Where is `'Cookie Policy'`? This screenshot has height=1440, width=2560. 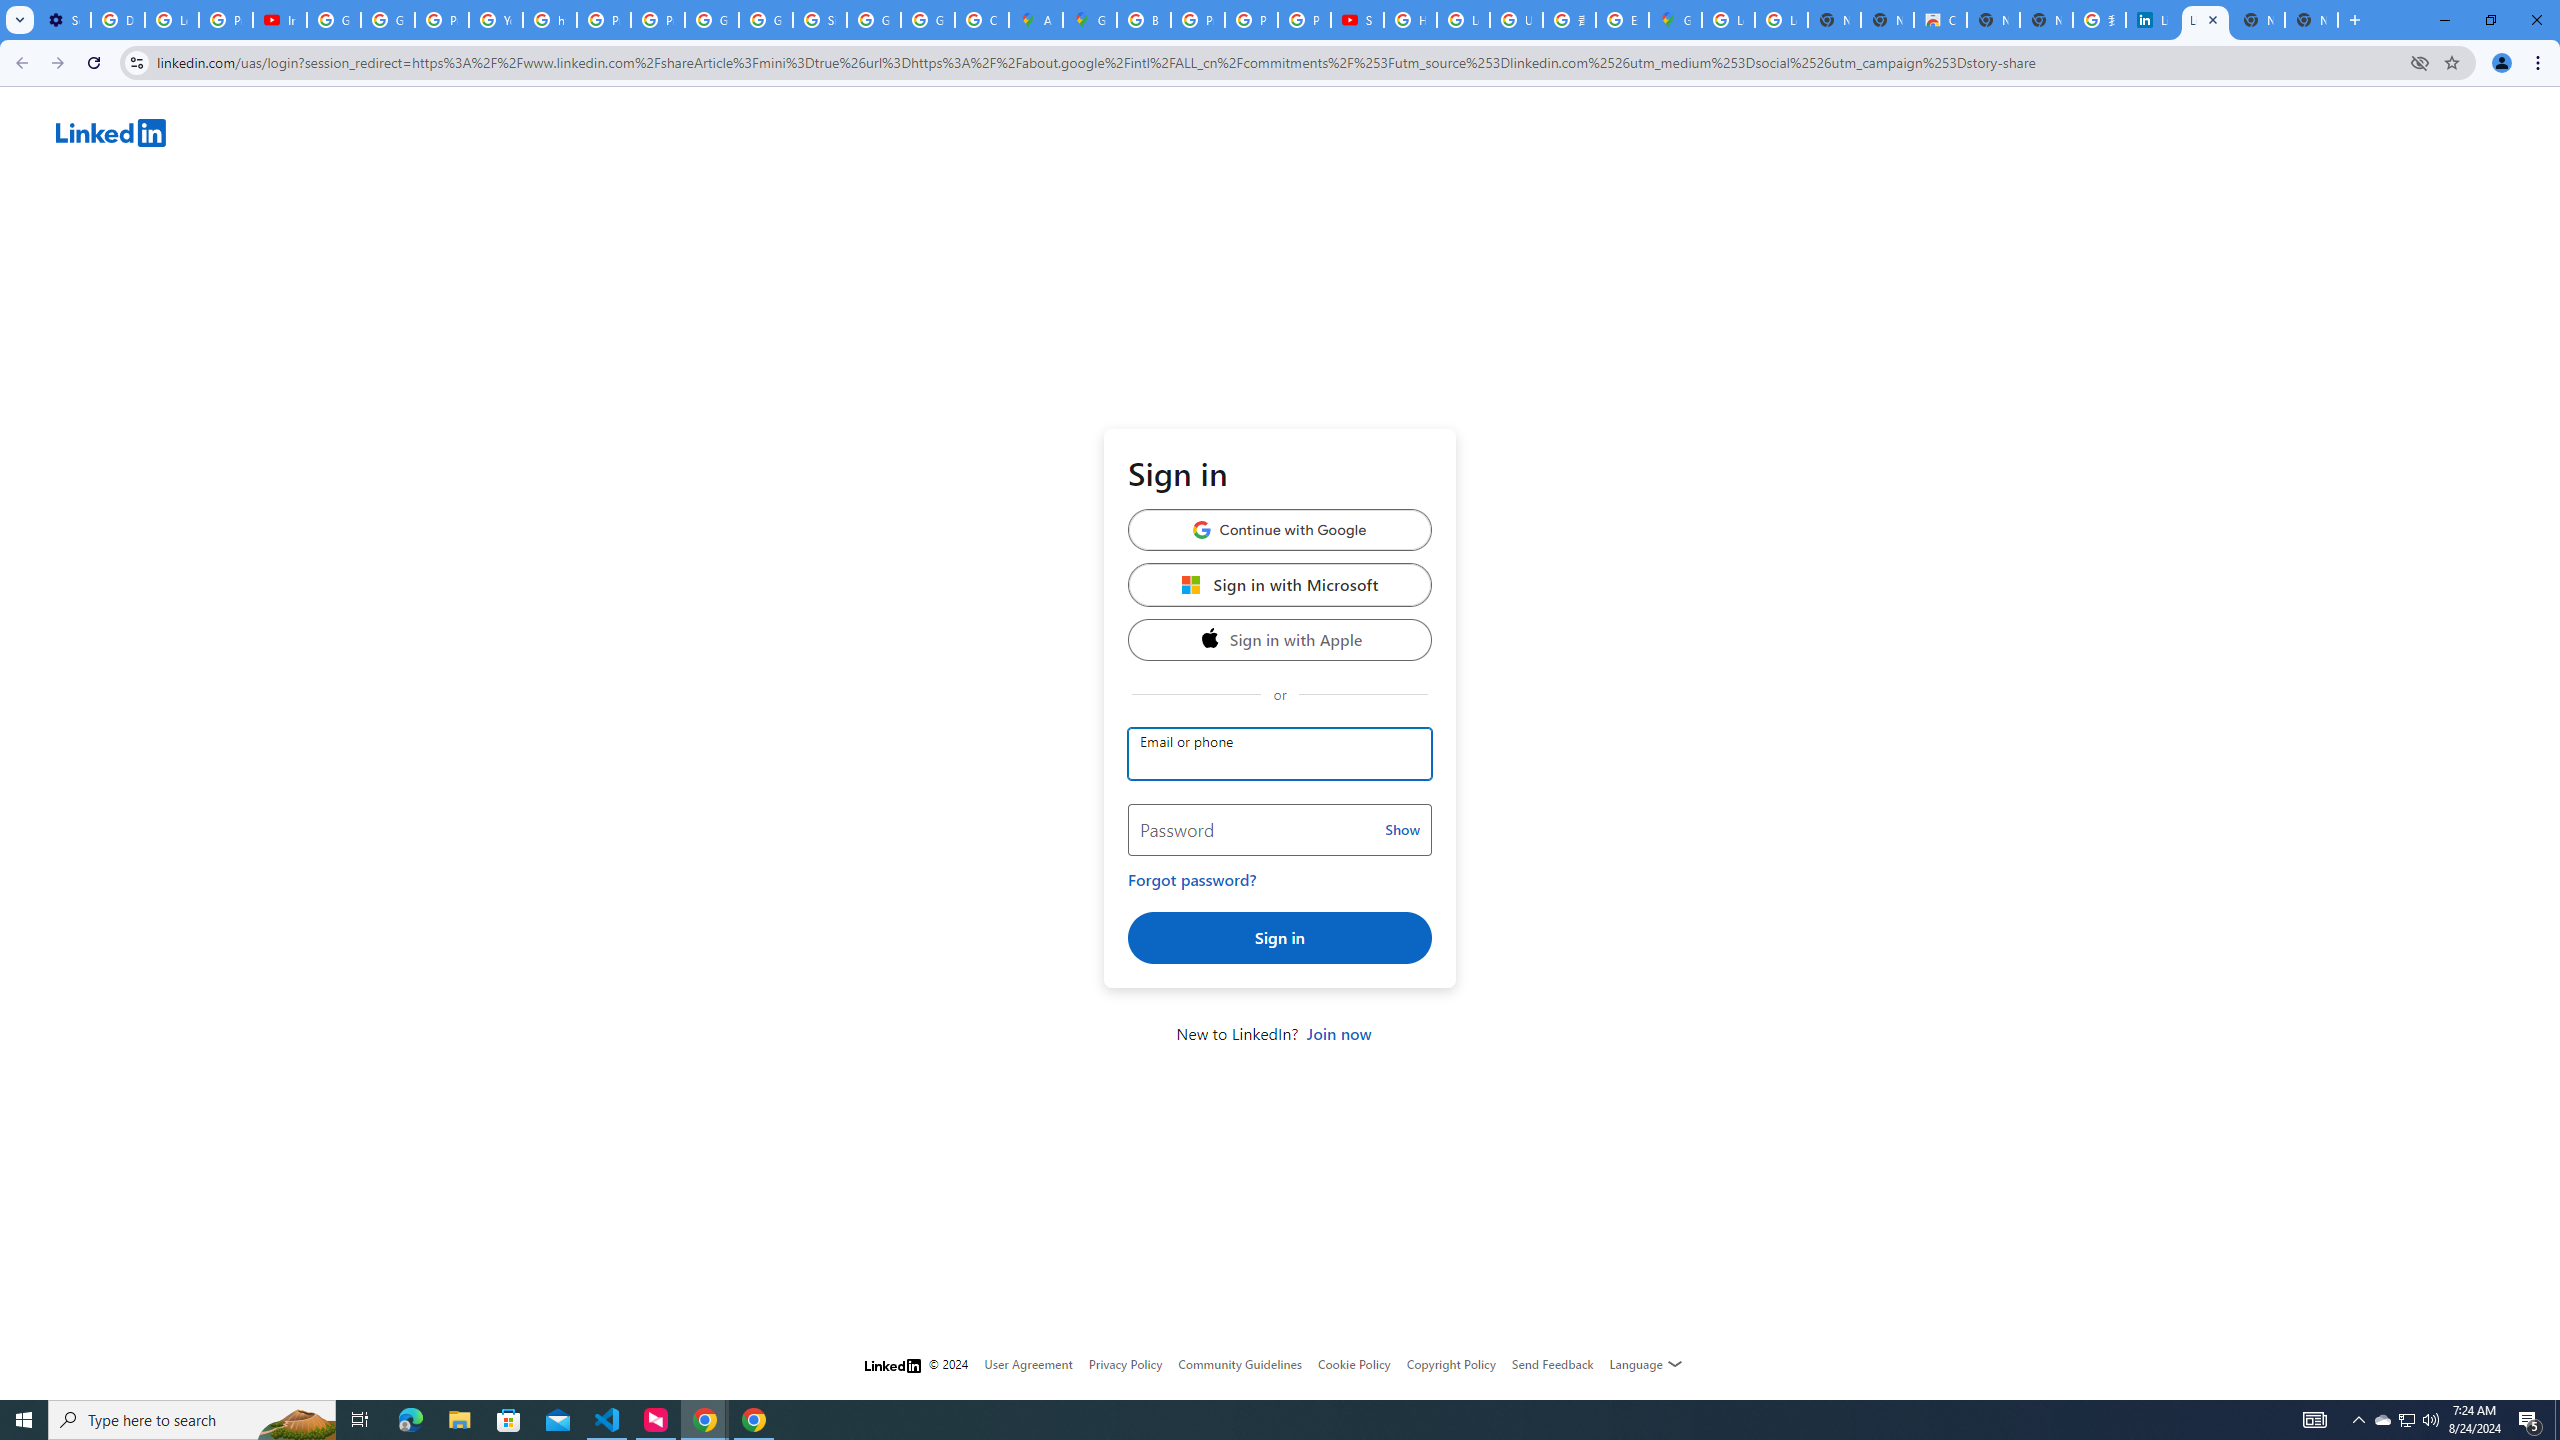
'Cookie Policy' is located at coordinates (1353, 1363).